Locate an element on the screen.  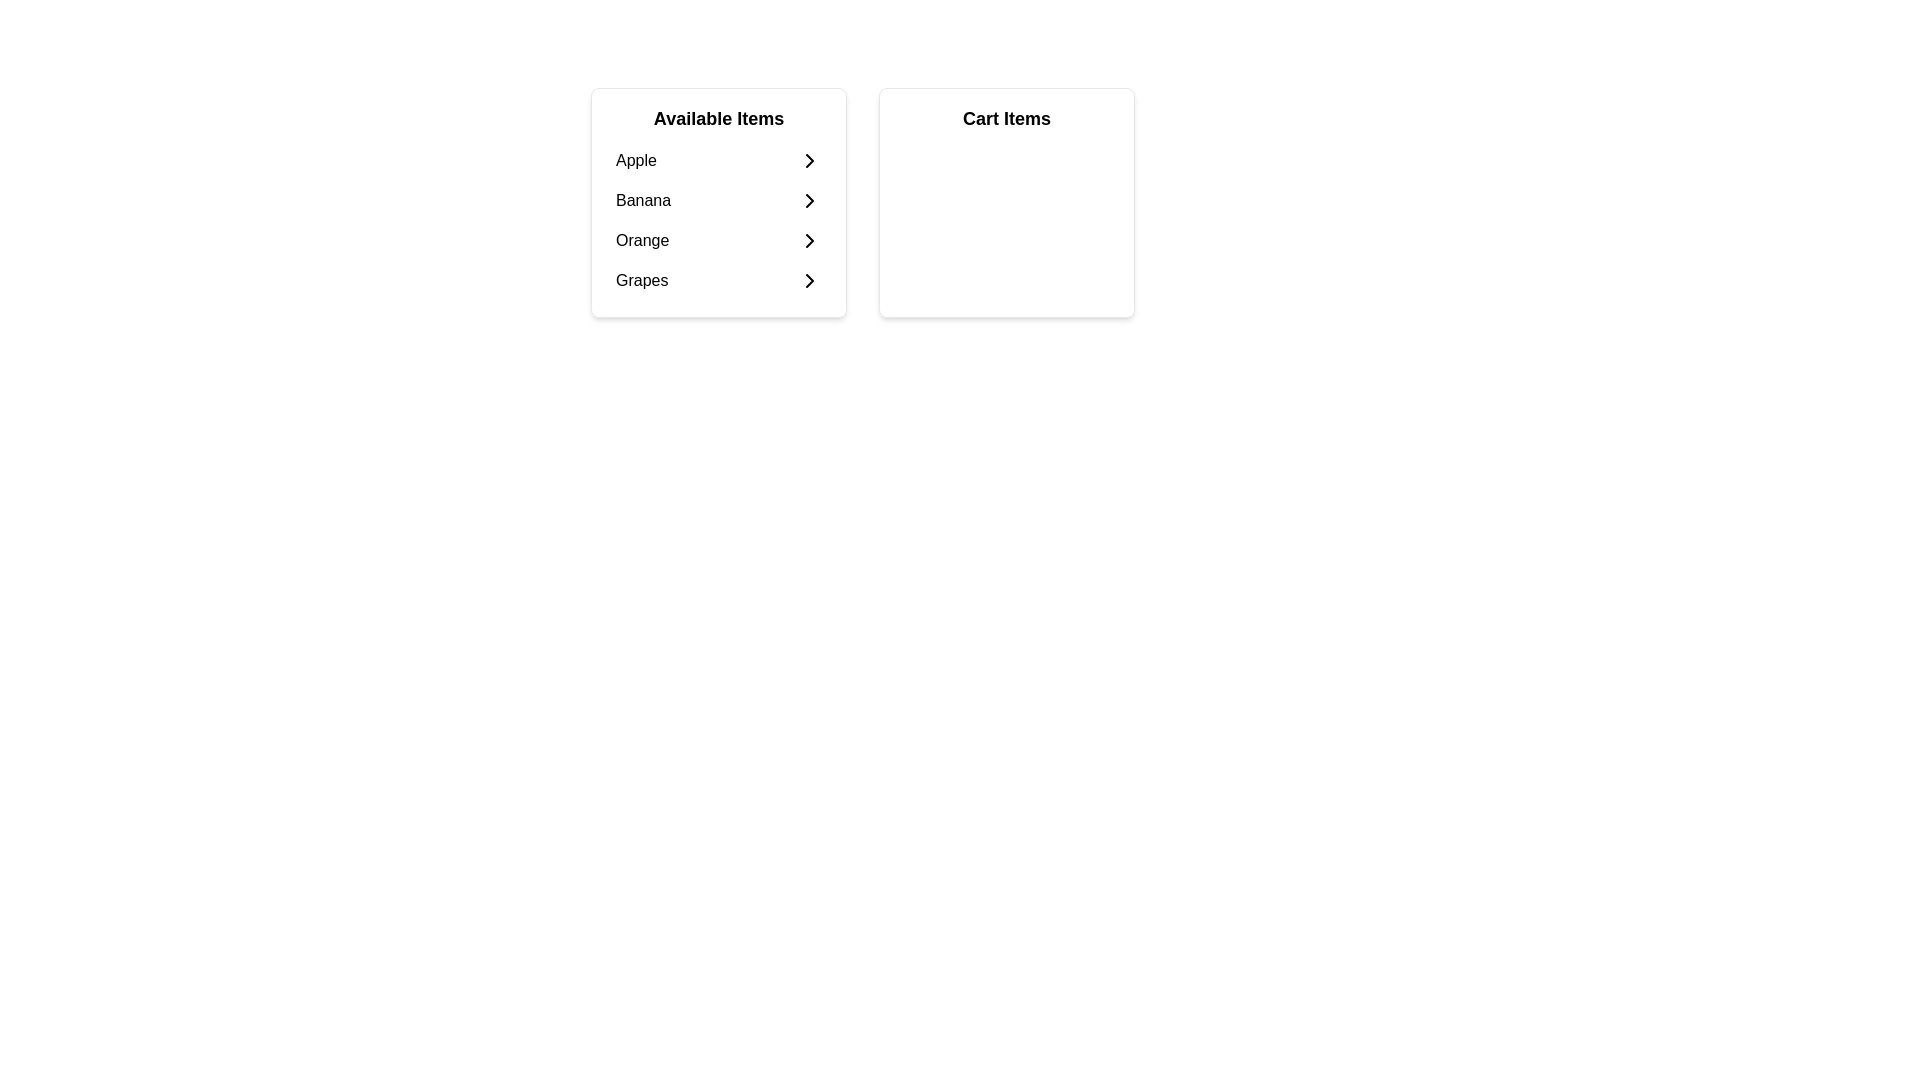
the rightwards-pointing chevron arrow associated with the 'Orange' item in the 'Available Items' list is located at coordinates (810, 239).